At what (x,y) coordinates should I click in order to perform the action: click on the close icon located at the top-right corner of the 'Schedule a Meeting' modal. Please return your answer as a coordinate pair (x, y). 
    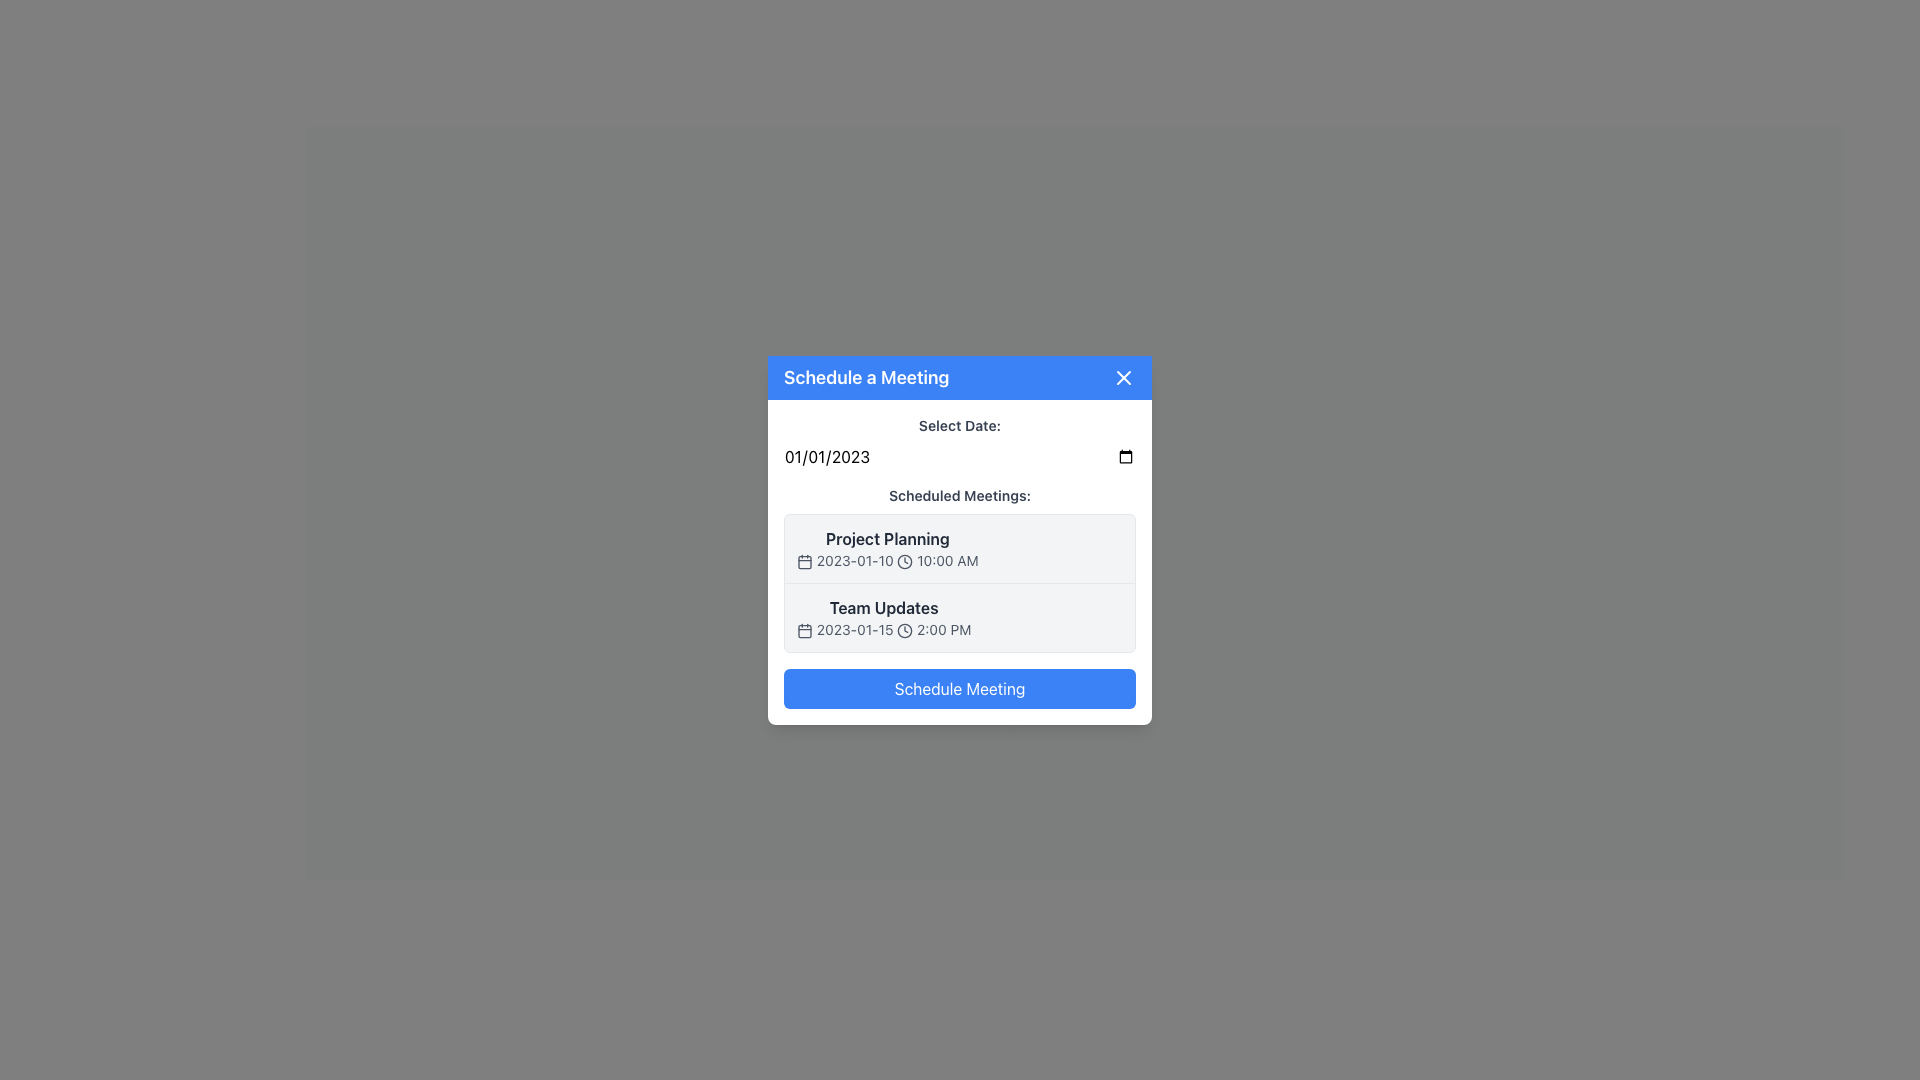
    Looking at the image, I should click on (1123, 377).